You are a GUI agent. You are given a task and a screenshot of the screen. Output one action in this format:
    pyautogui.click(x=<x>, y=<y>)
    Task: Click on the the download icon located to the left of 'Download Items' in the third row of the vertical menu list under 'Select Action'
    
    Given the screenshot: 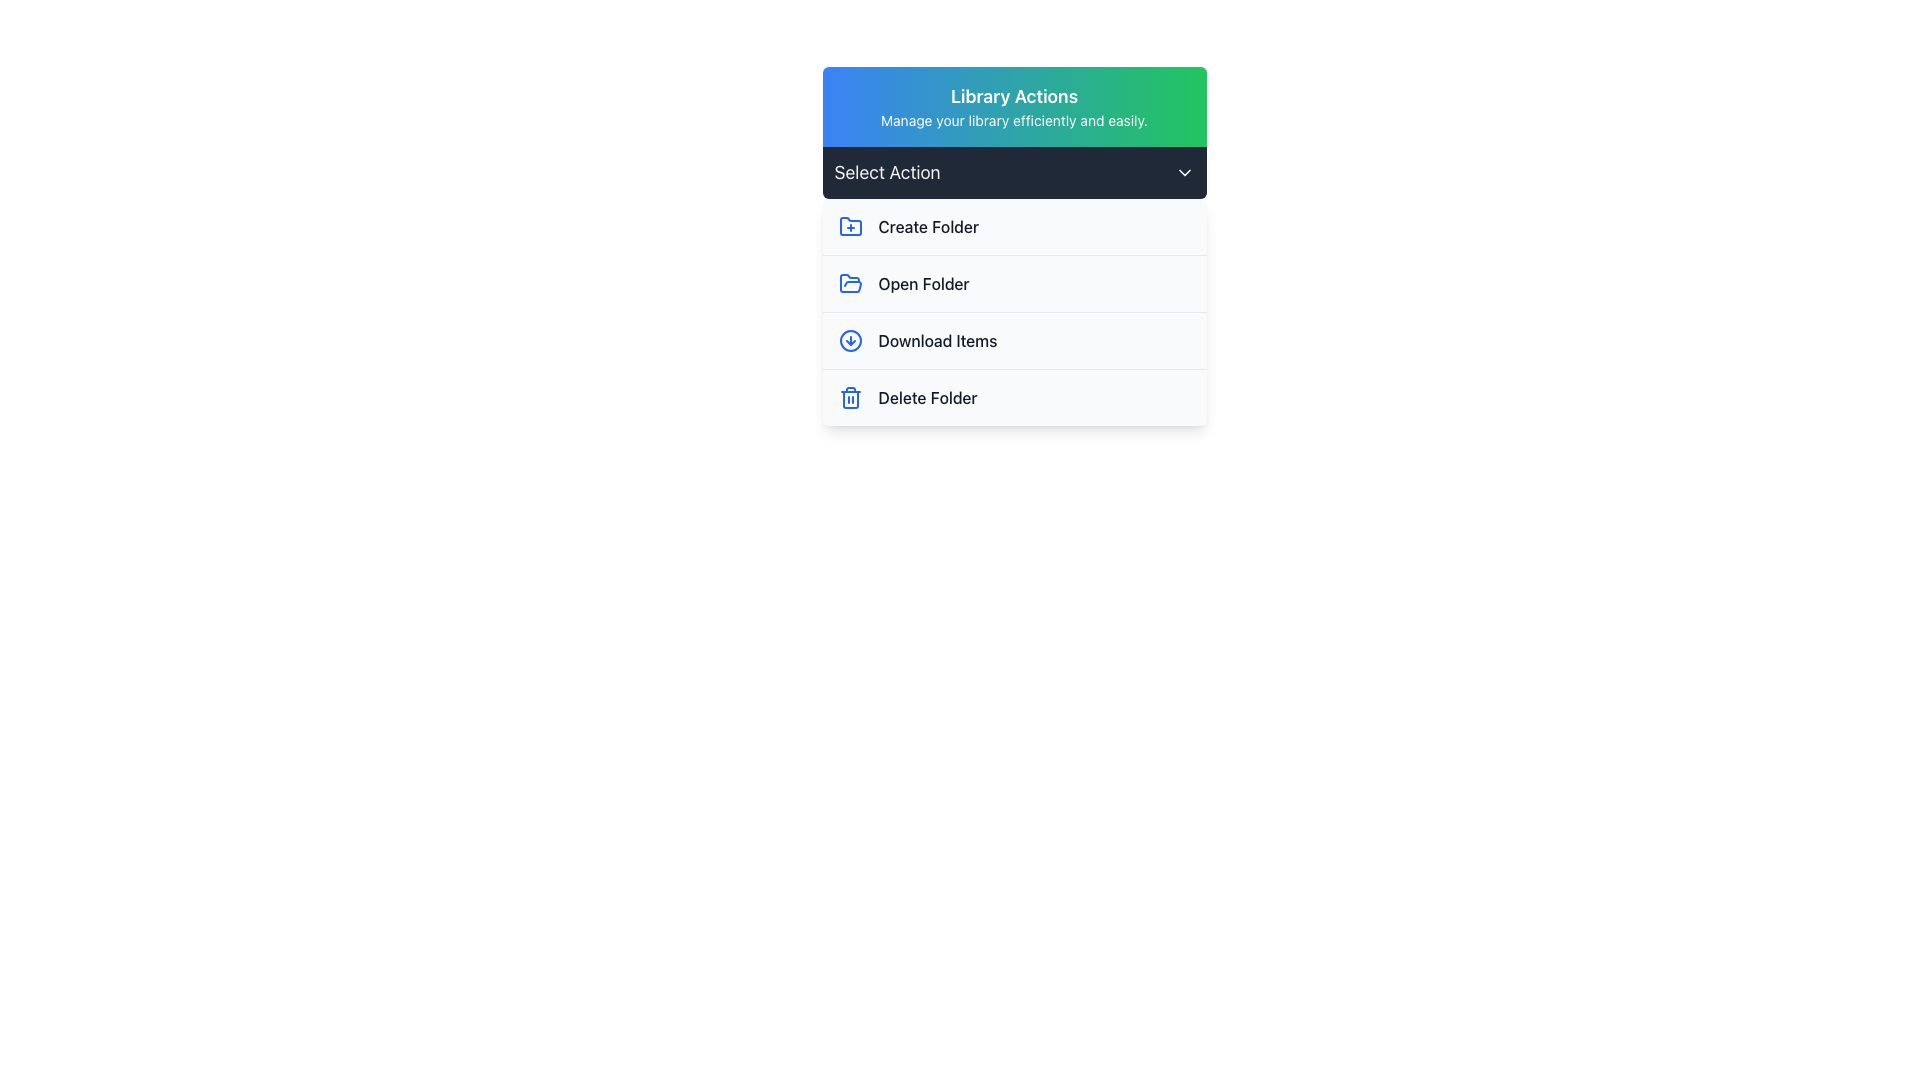 What is the action you would take?
    pyautogui.click(x=850, y=339)
    